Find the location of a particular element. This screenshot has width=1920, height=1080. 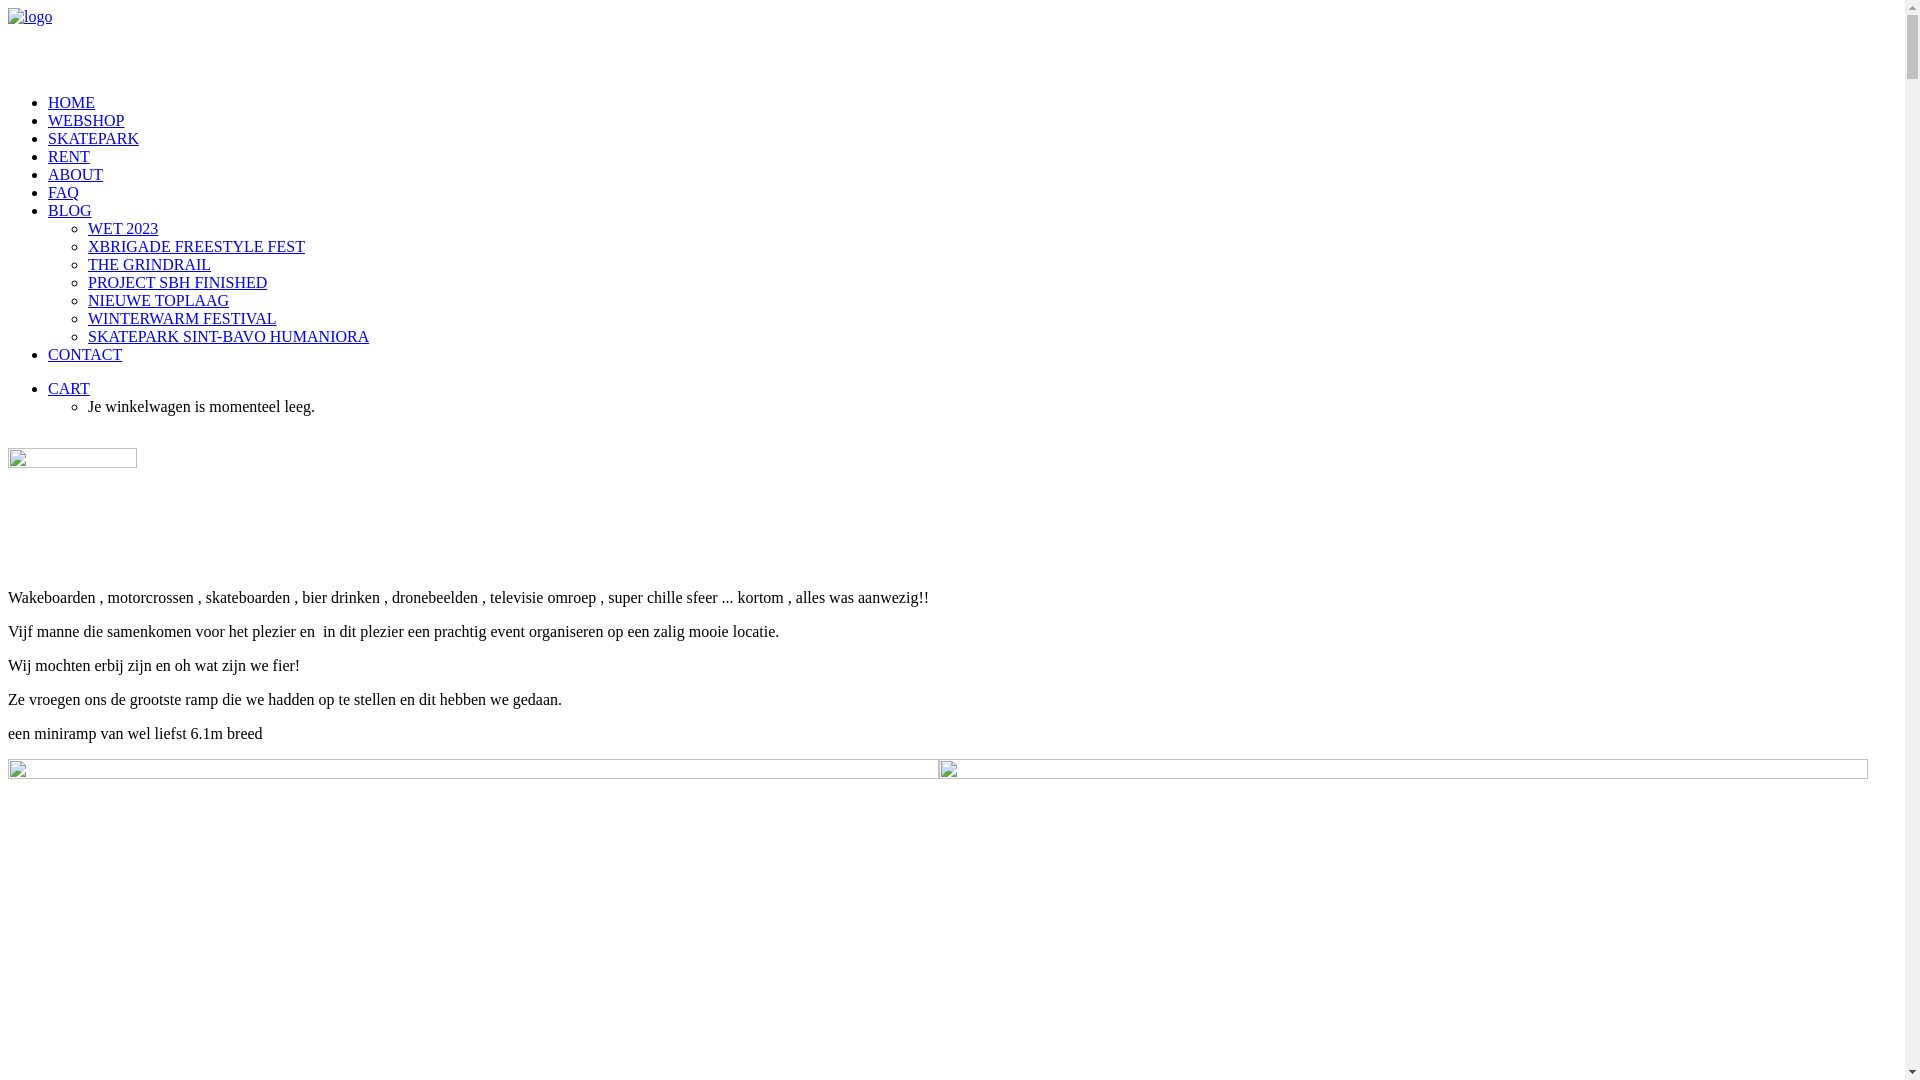

'HOME' is located at coordinates (71, 102).